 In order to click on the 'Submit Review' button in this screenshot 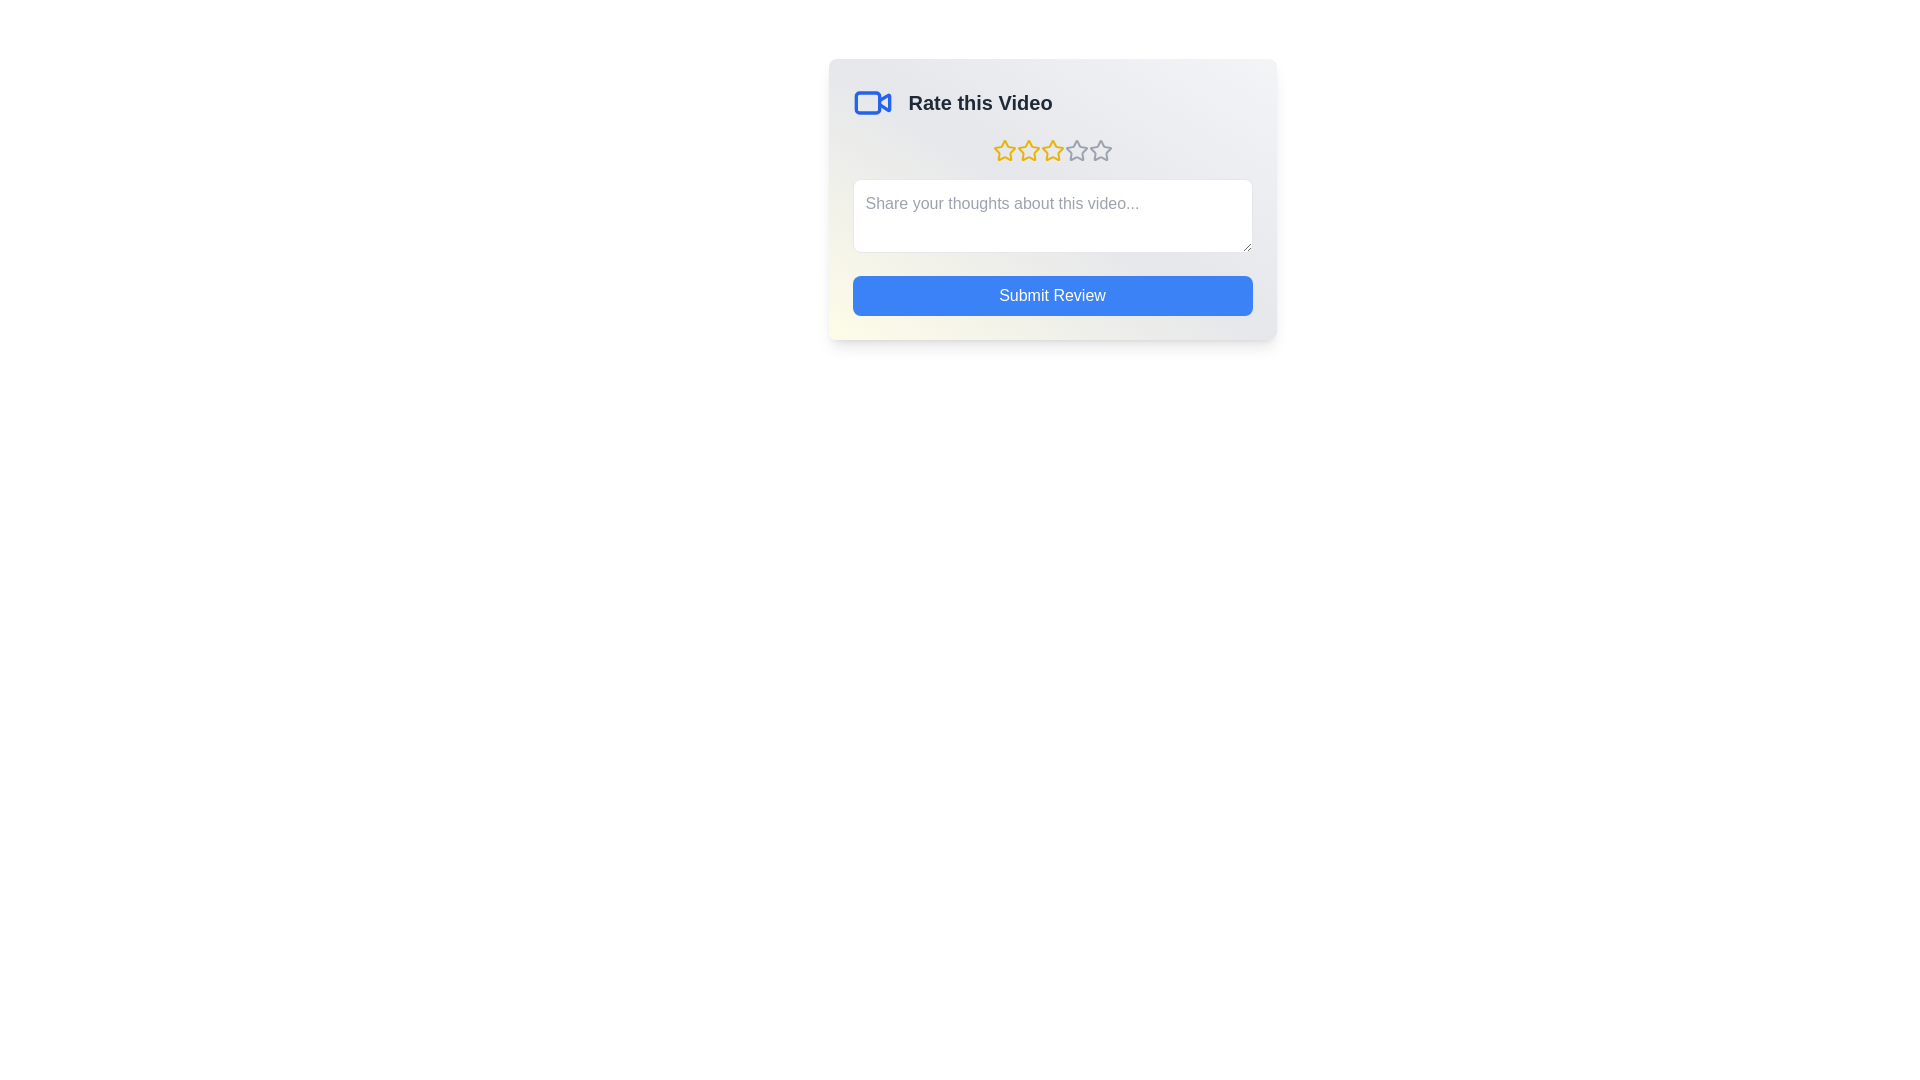, I will do `click(1051, 296)`.